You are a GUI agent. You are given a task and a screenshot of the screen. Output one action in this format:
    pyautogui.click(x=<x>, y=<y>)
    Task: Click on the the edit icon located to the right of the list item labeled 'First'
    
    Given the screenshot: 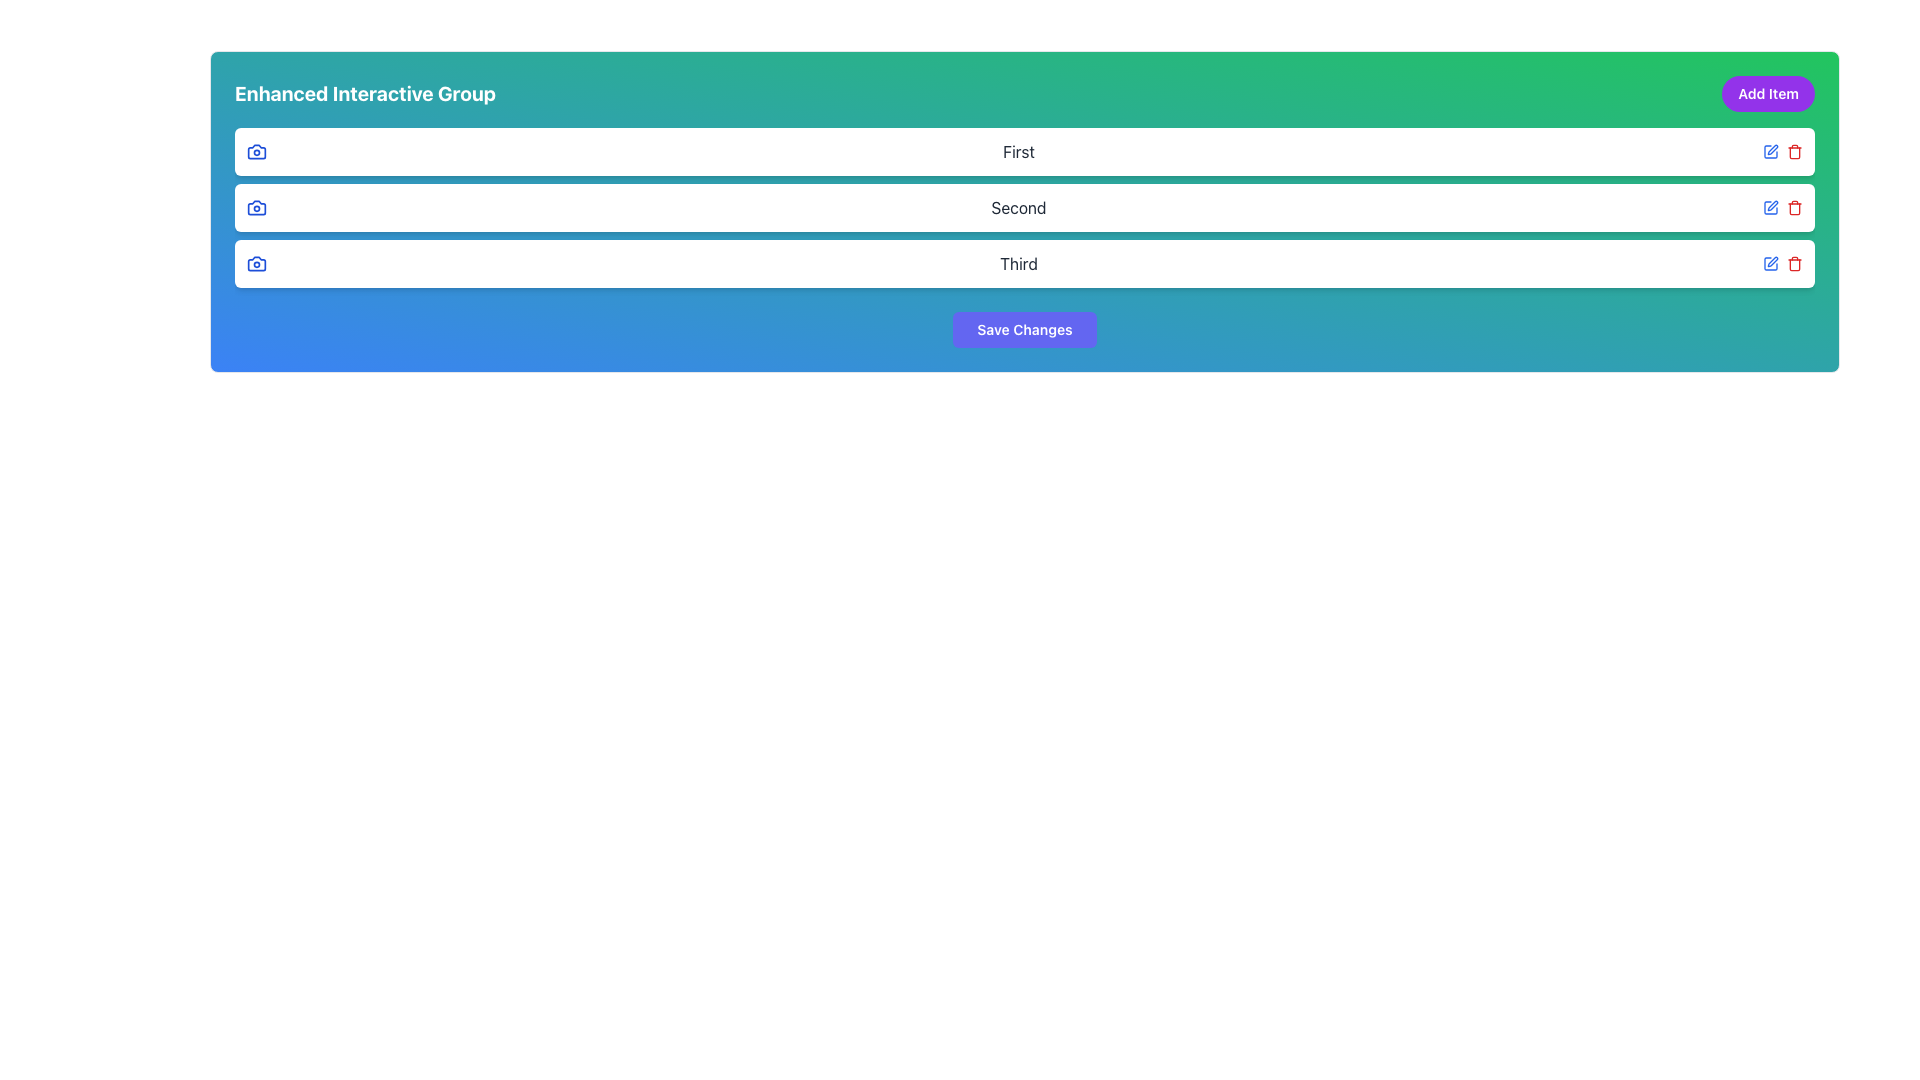 What is the action you would take?
    pyautogui.click(x=1771, y=150)
    